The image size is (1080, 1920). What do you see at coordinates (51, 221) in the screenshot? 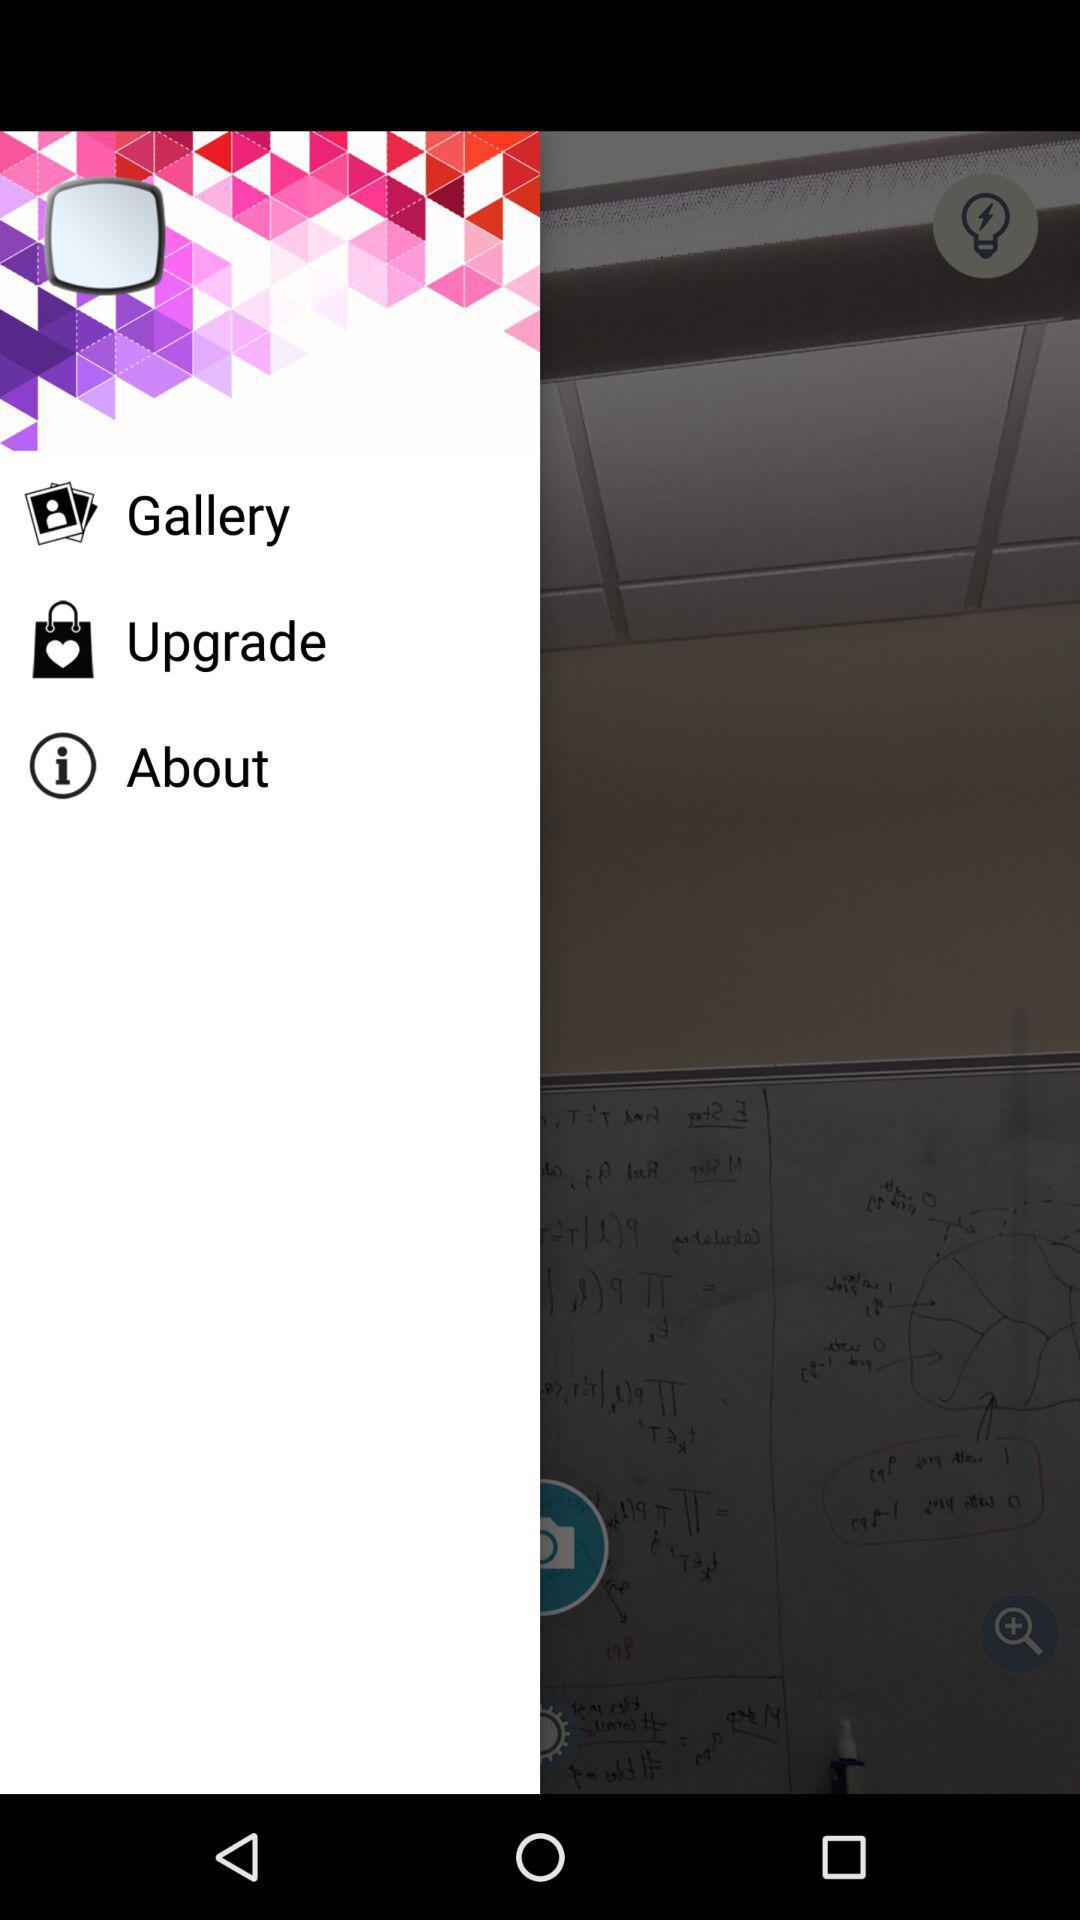
I see `the close icon` at bounding box center [51, 221].